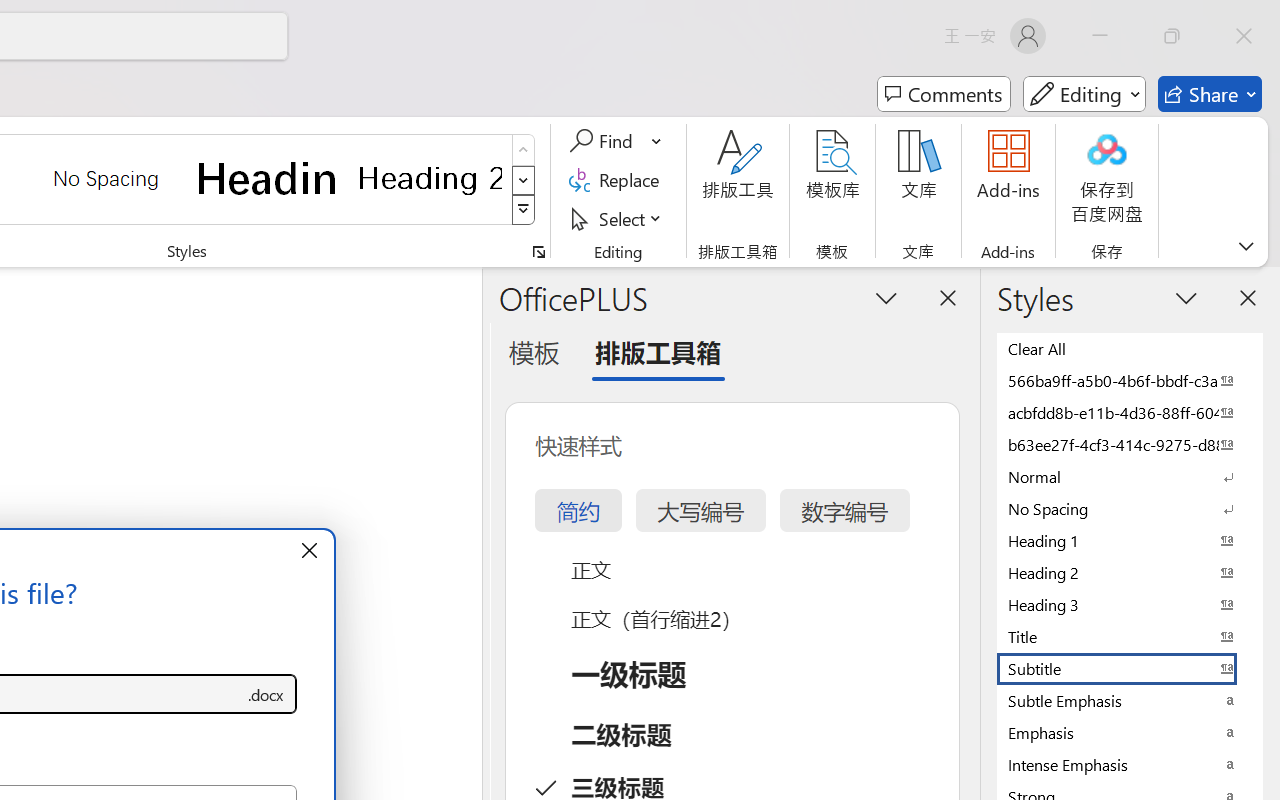  What do you see at coordinates (1099, 35) in the screenshot?
I see `'Minimize'` at bounding box center [1099, 35].